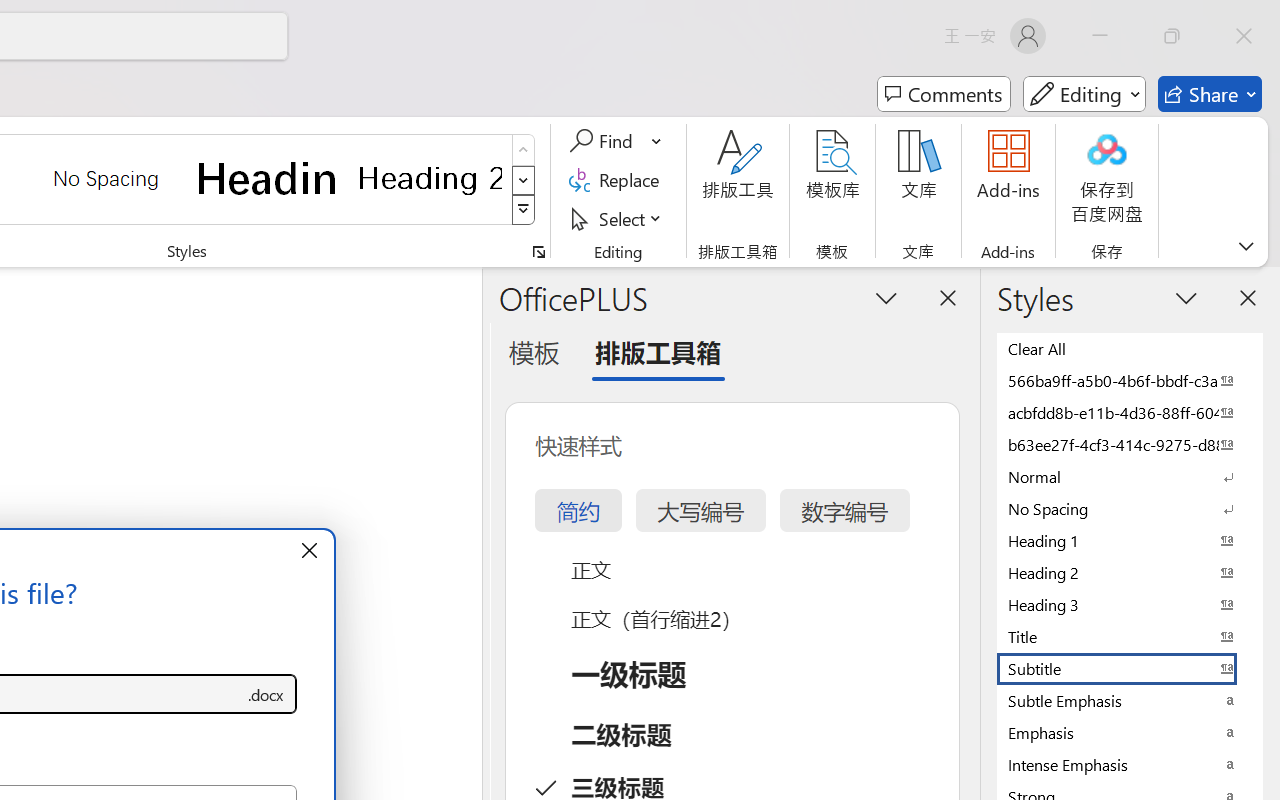  What do you see at coordinates (1099, 35) in the screenshot?
I see `'Minimize'` at bounding box center [1099, 35].